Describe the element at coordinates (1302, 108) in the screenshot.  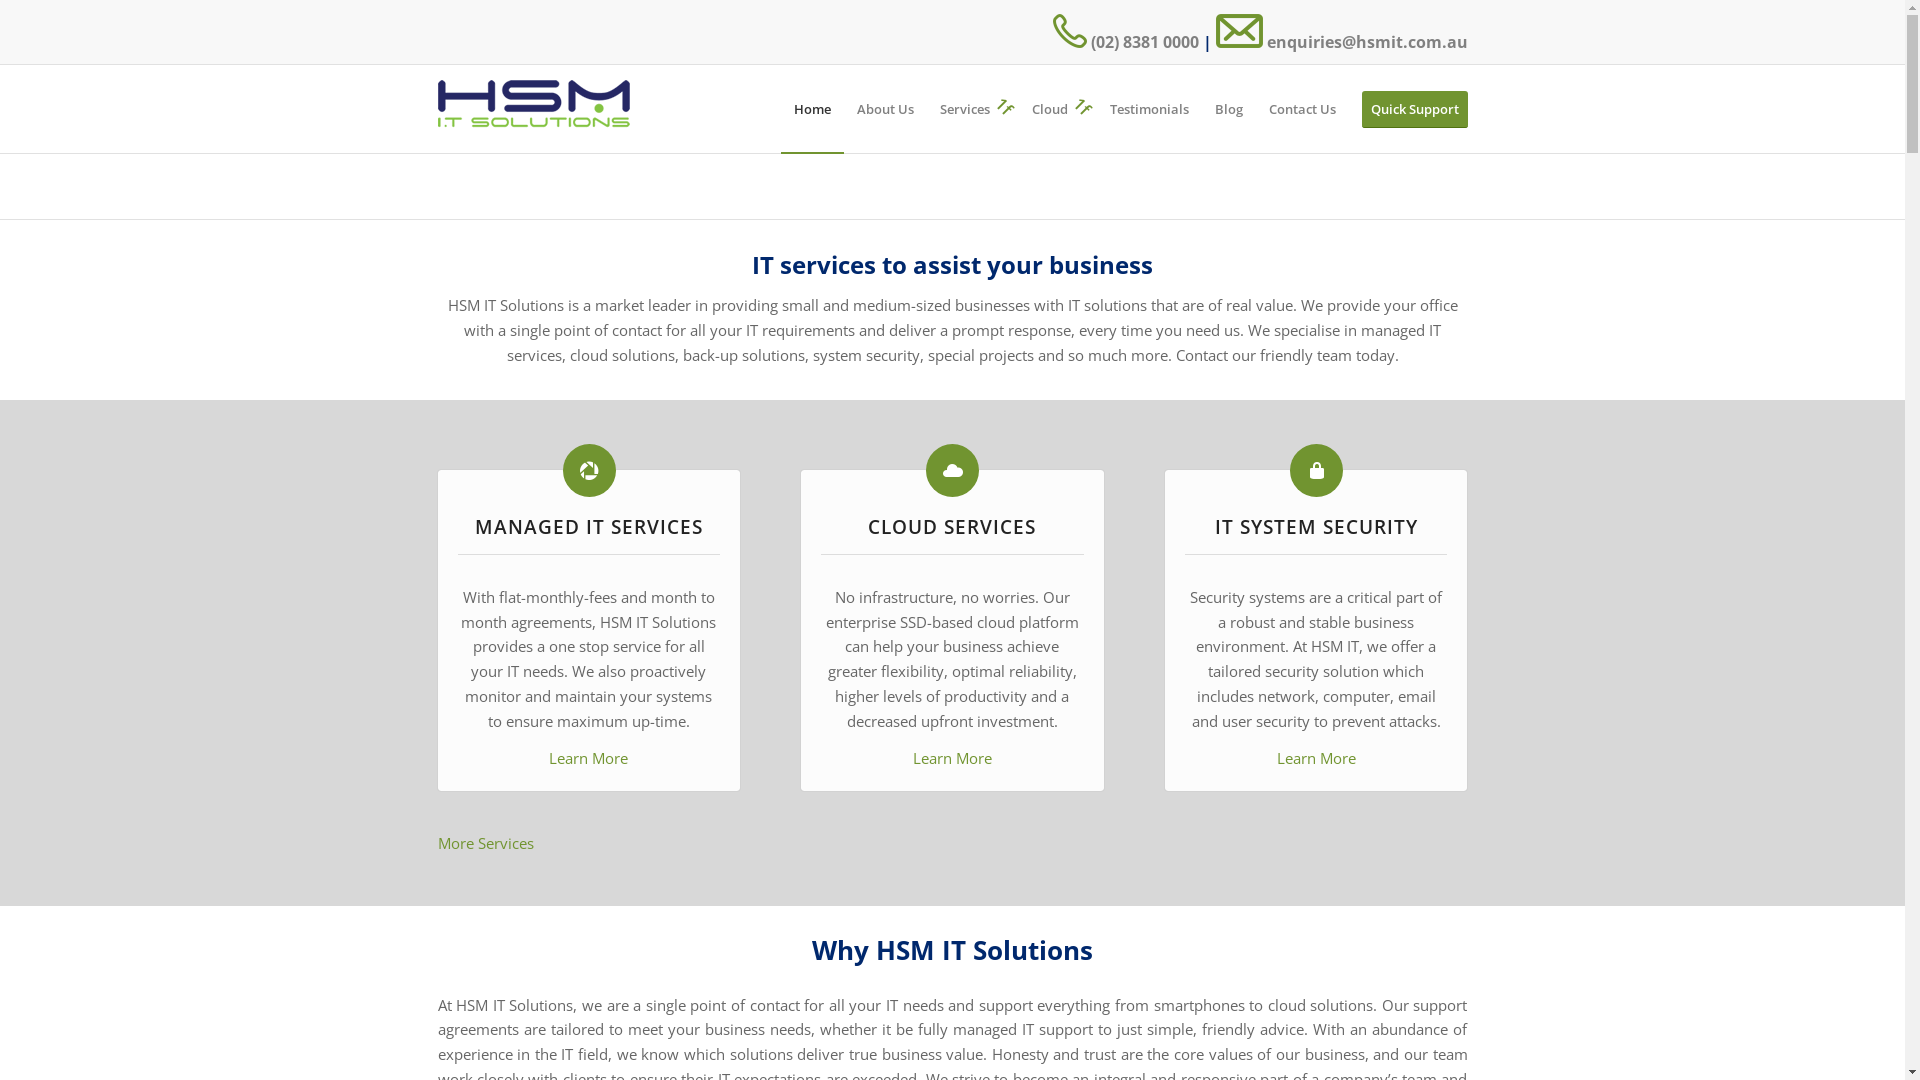
I see `'Contact Us'` at that location.